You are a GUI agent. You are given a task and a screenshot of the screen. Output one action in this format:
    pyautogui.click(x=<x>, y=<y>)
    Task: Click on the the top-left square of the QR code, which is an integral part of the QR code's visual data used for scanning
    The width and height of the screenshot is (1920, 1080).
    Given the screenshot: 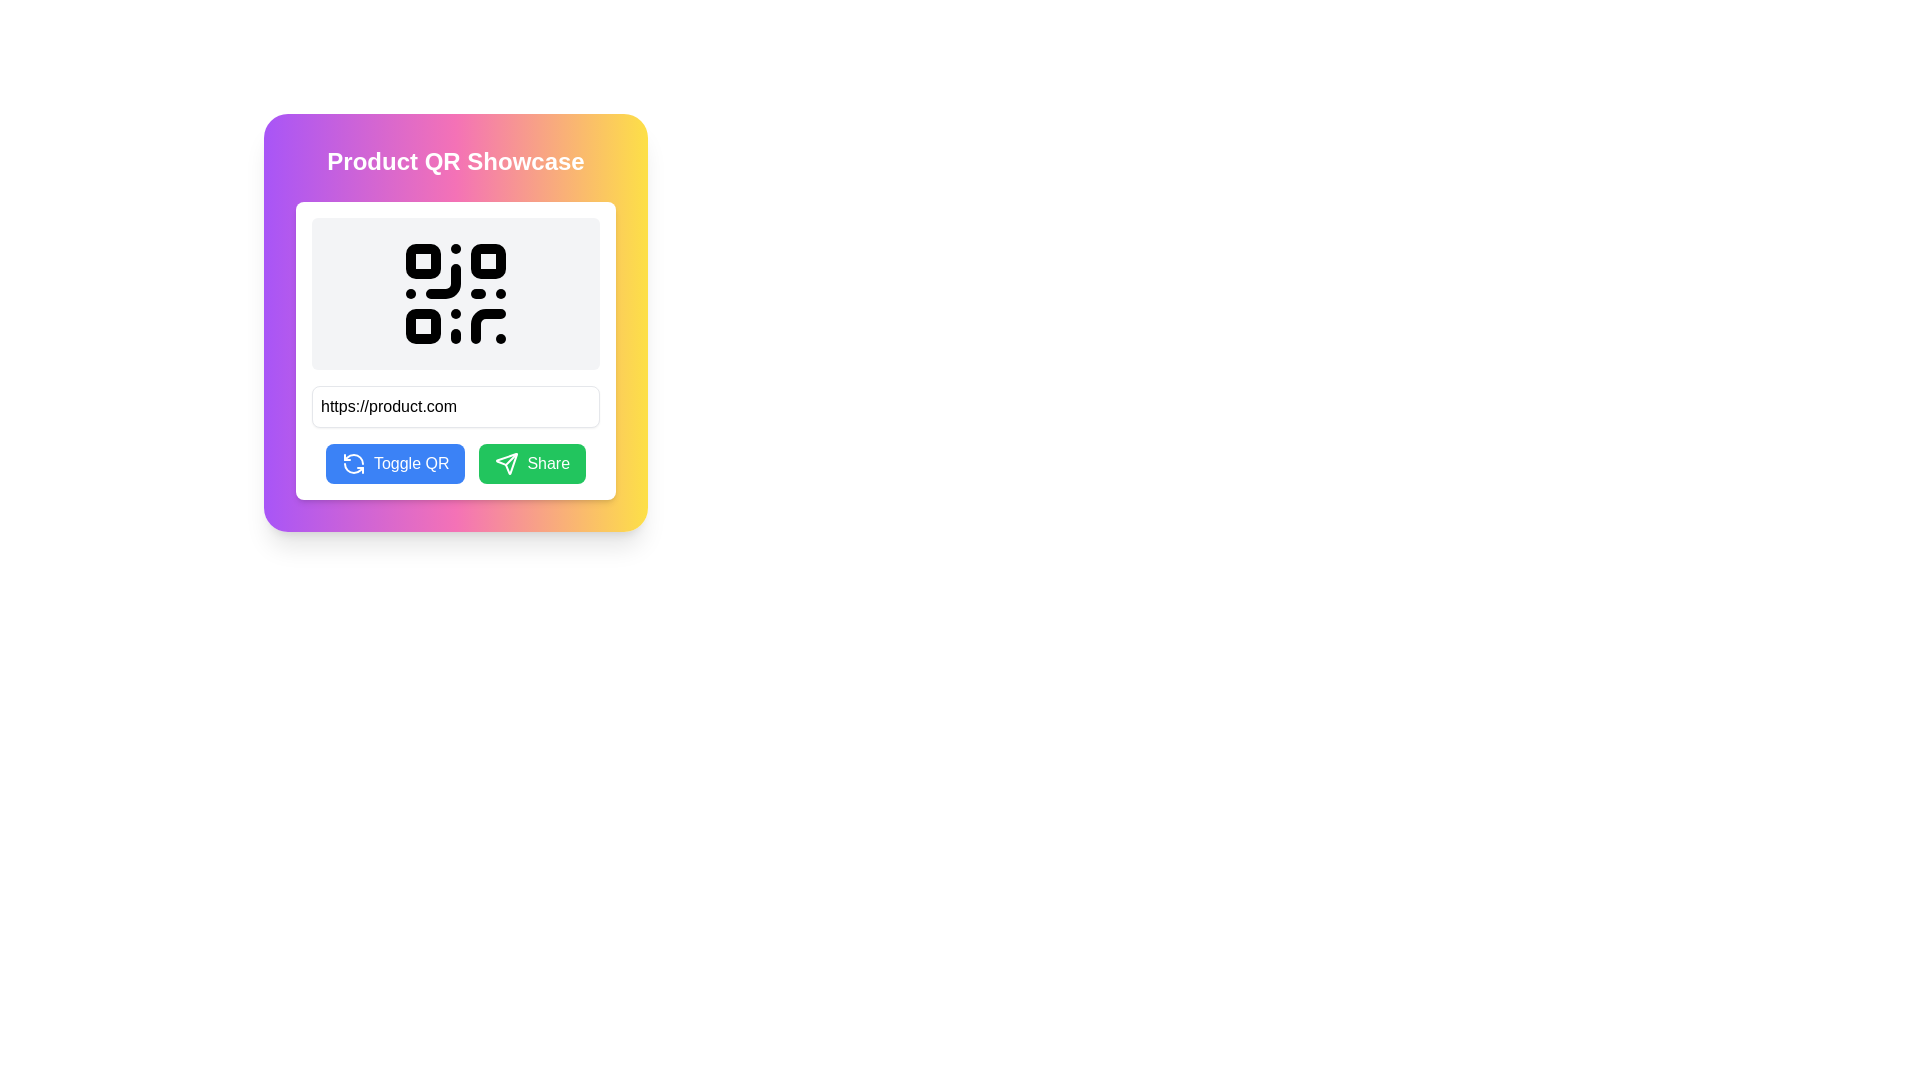 What is the action you would take?
    pyautogui.click(x=422, y=260)
    